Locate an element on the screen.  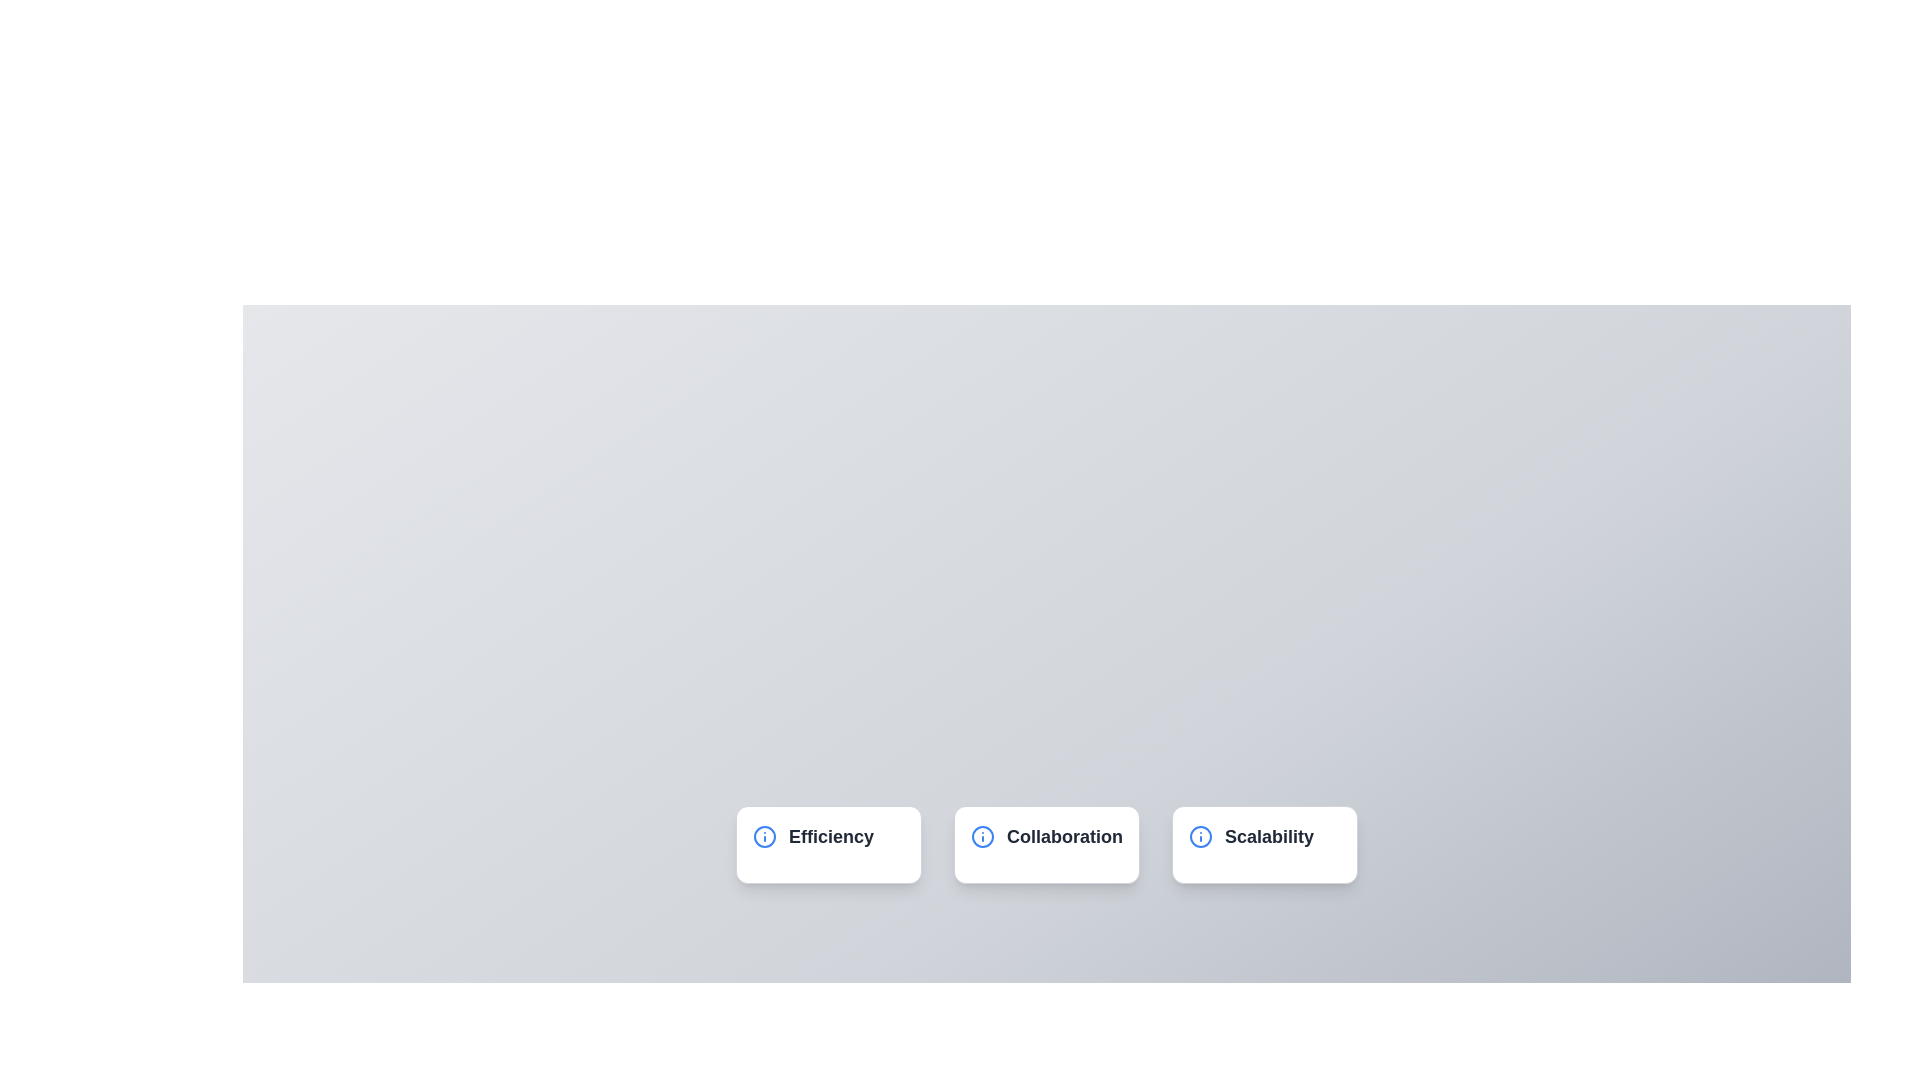
the 'Collaboration' button, which features a circular blue icon with an 'i' and bold text is located at coordinates (1045, 837).